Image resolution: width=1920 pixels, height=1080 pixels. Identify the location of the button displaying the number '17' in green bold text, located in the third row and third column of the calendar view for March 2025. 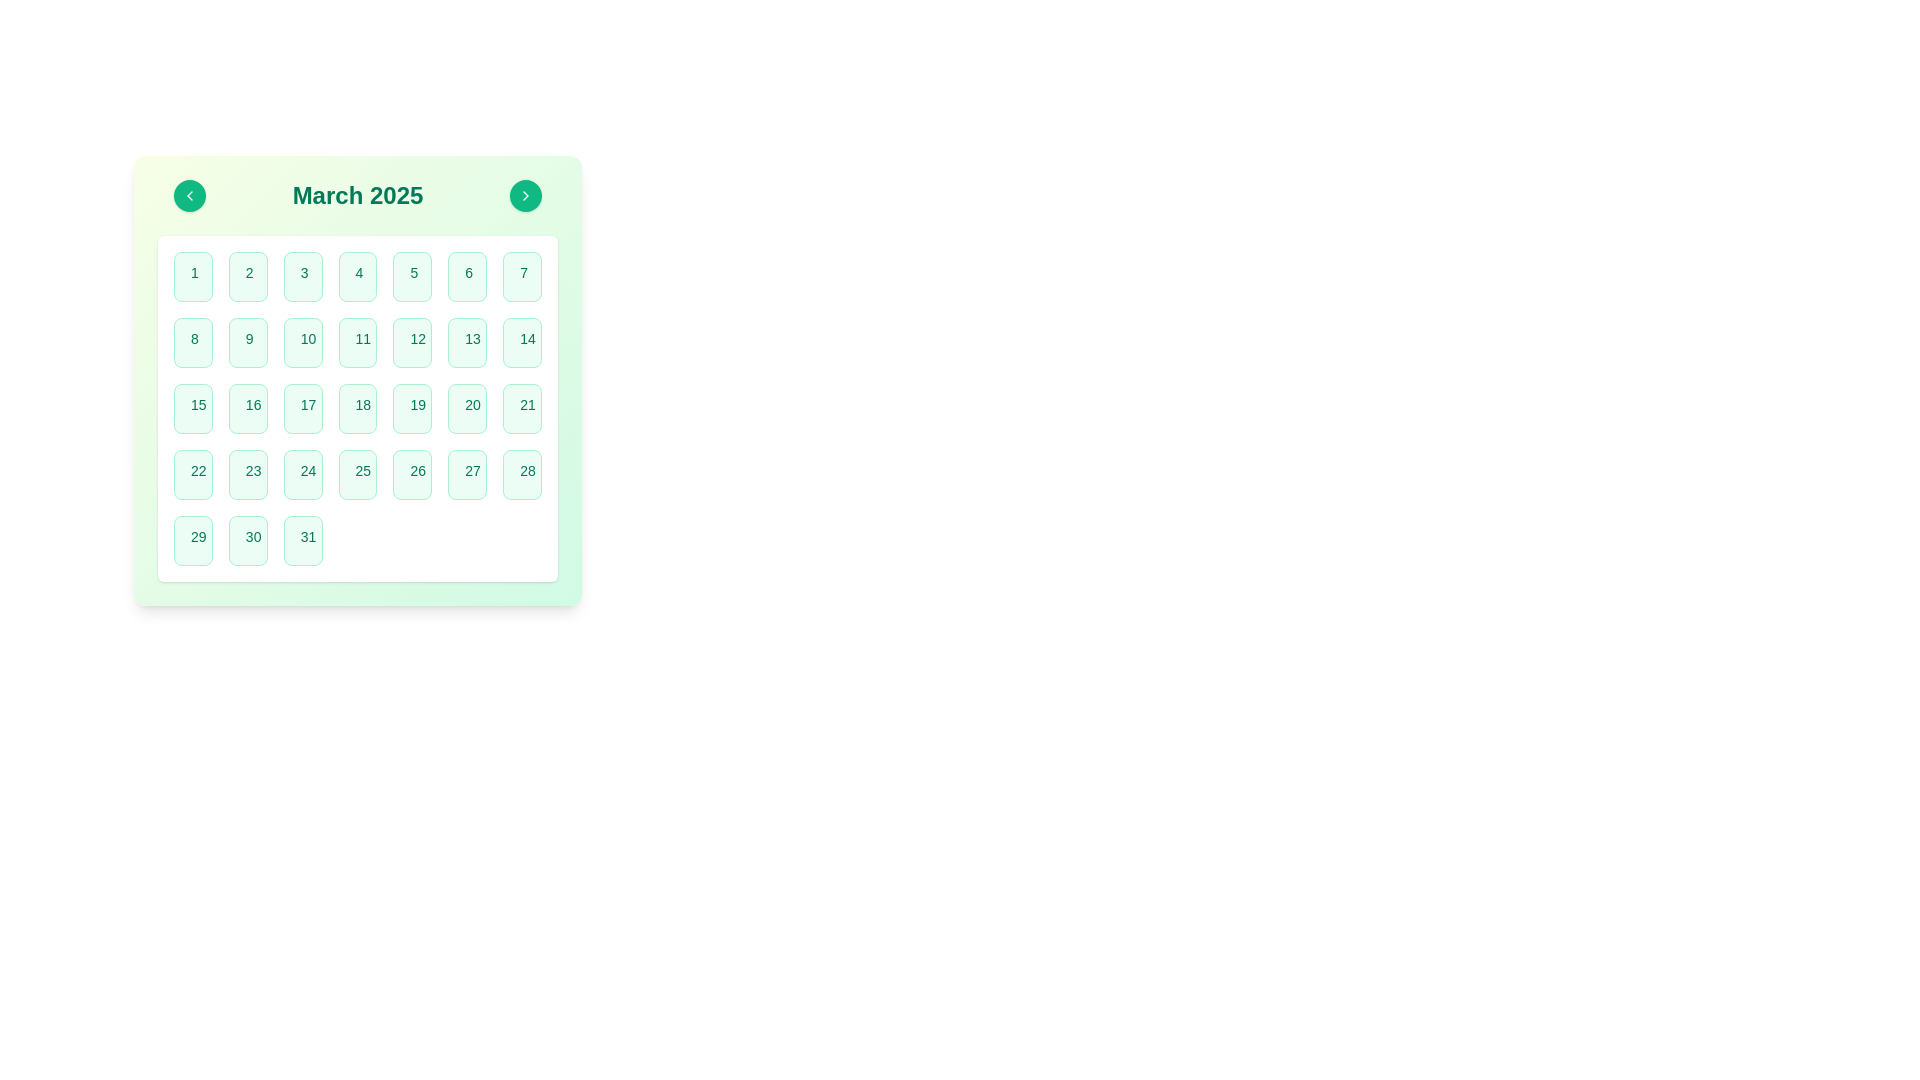
(302, 407).